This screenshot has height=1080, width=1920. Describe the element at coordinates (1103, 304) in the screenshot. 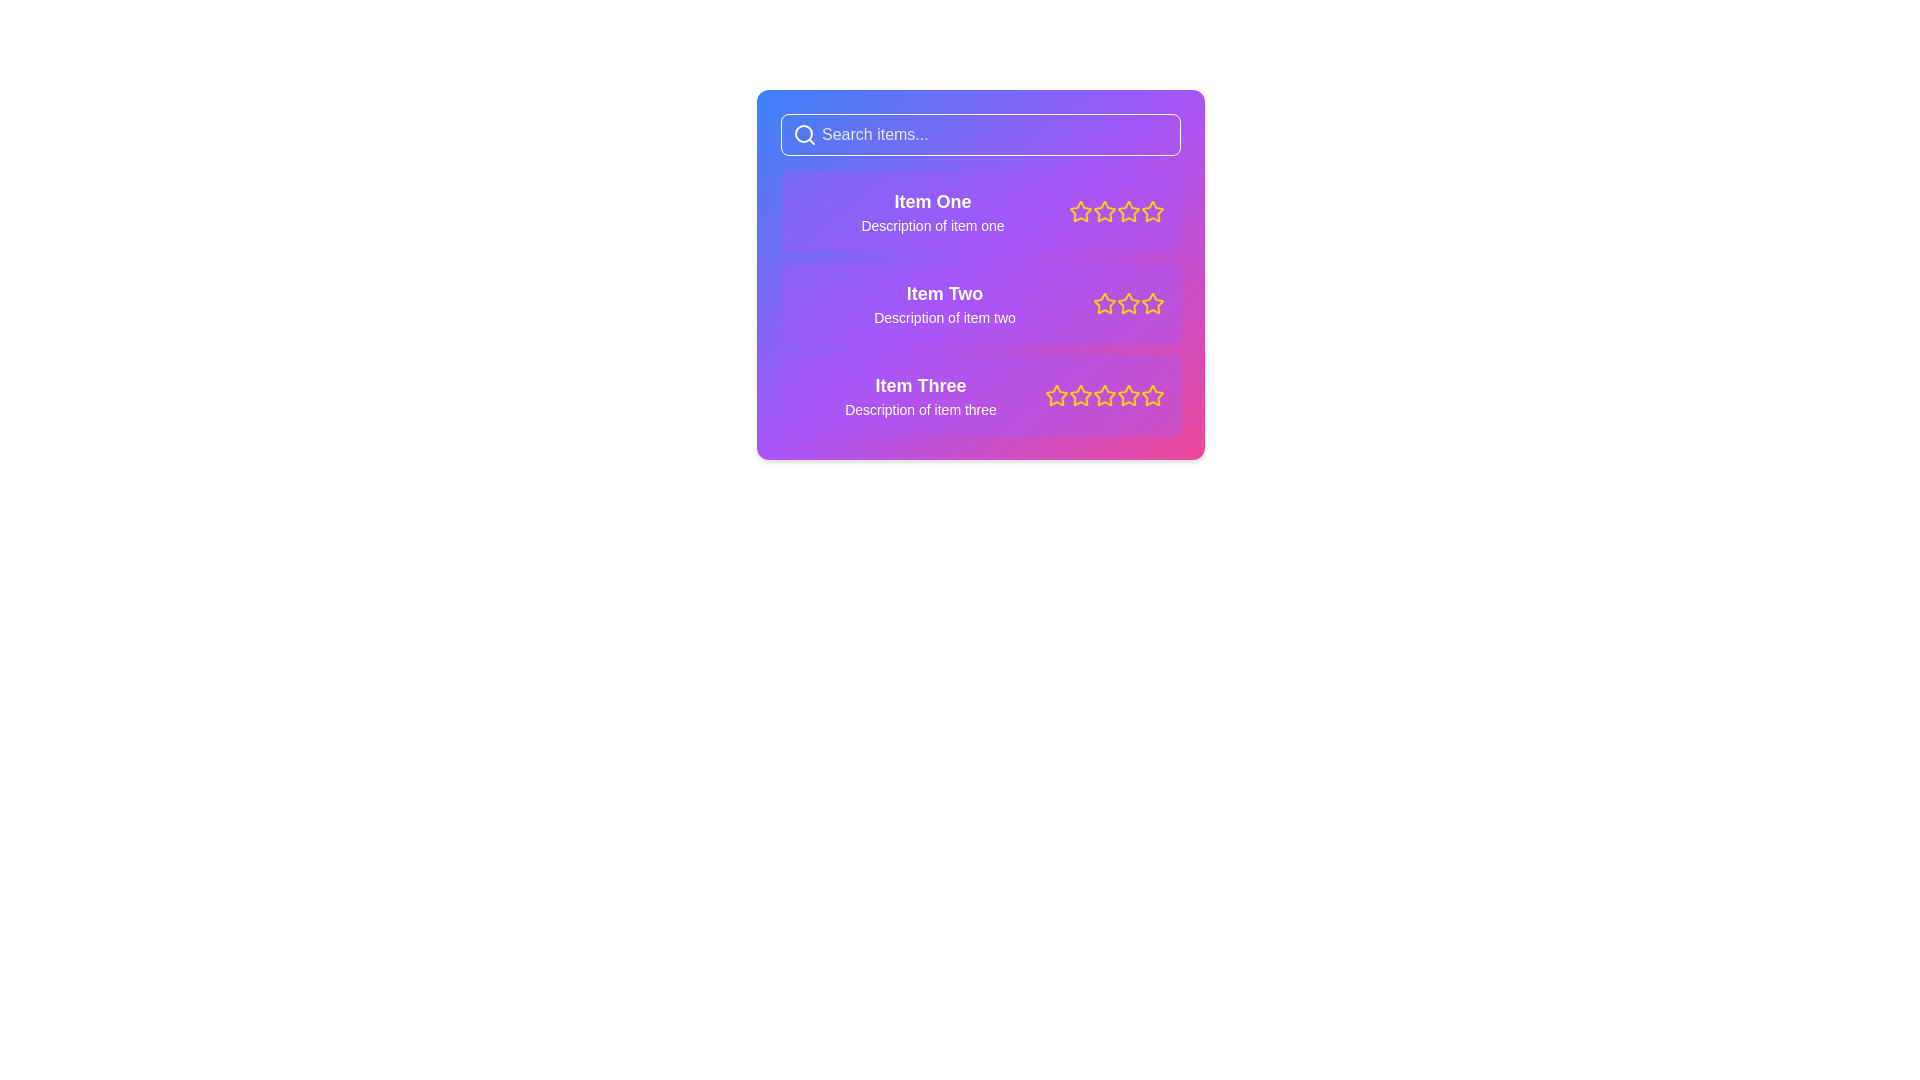

I see `the second star in the interactive star rating component to set the rating for 'Item Two'` at that location.